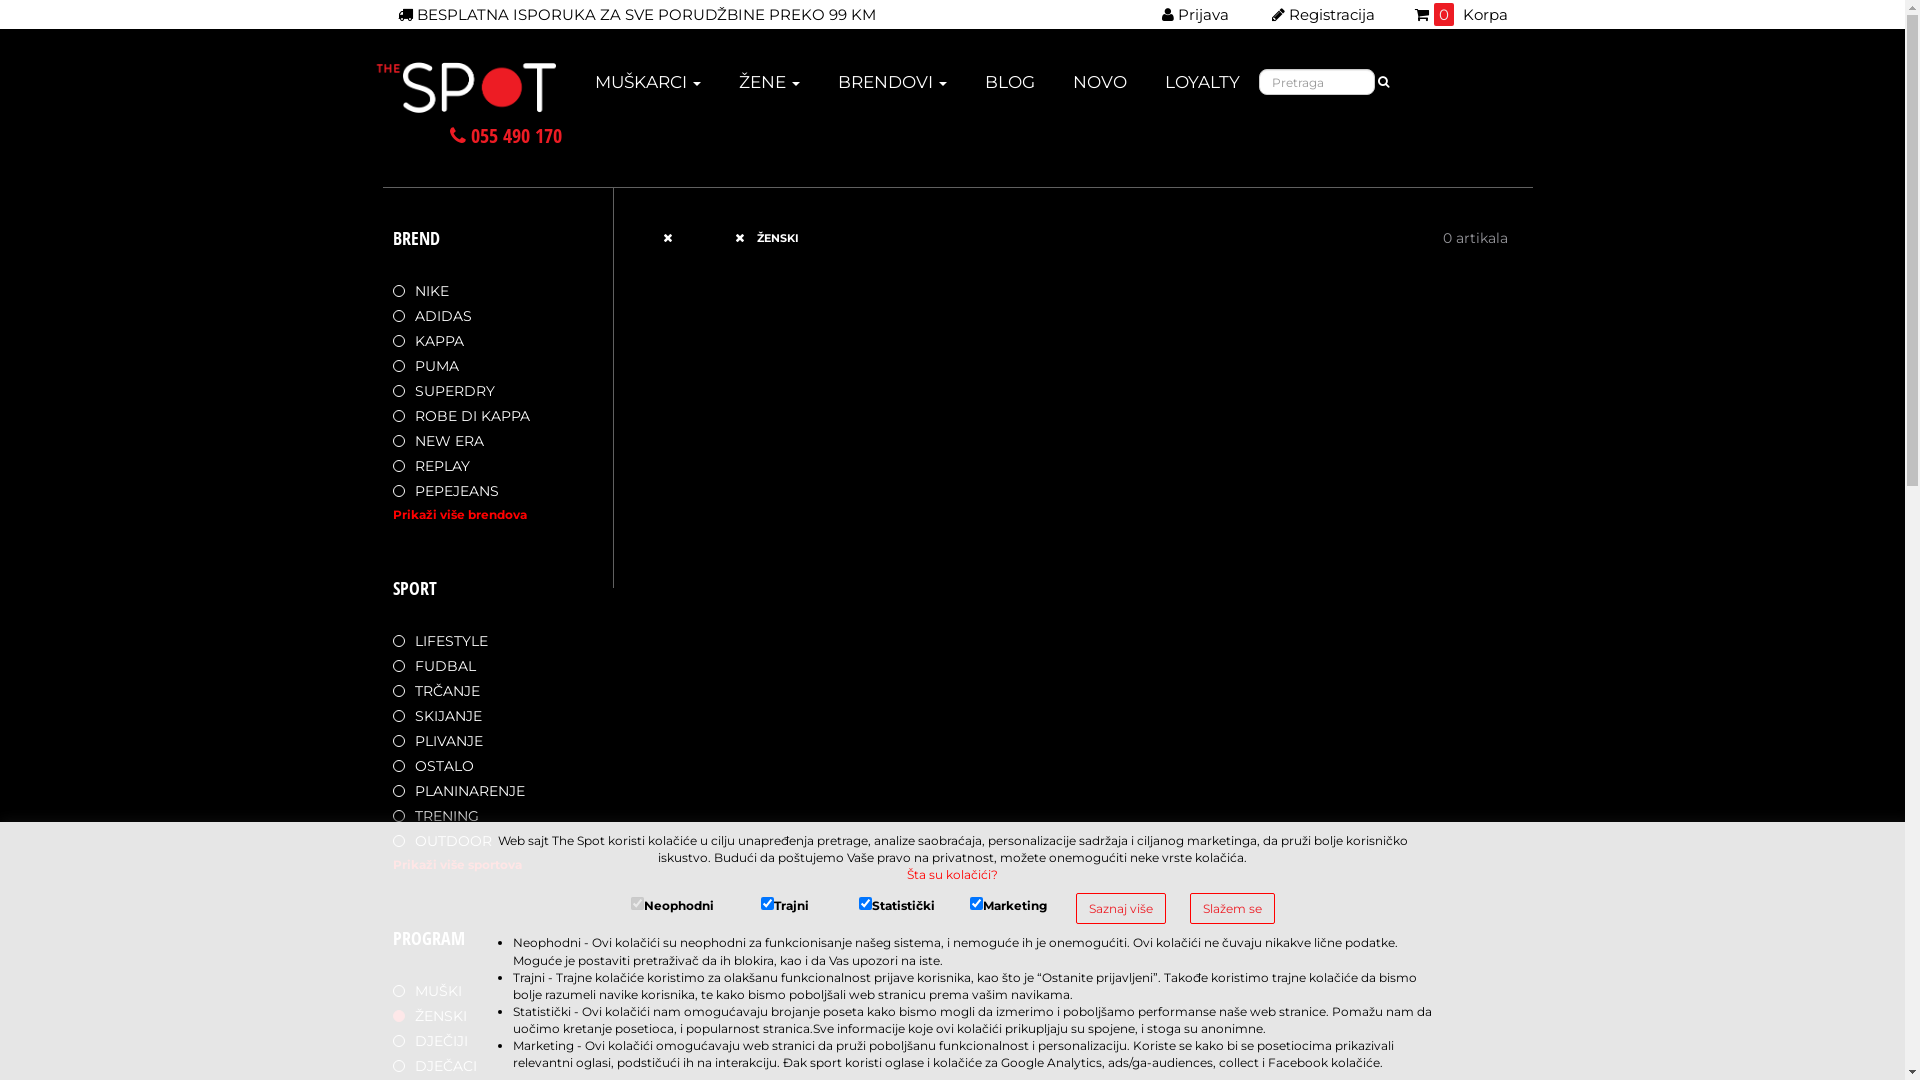  I want to click on 'Prijava', so click(1195, 14).